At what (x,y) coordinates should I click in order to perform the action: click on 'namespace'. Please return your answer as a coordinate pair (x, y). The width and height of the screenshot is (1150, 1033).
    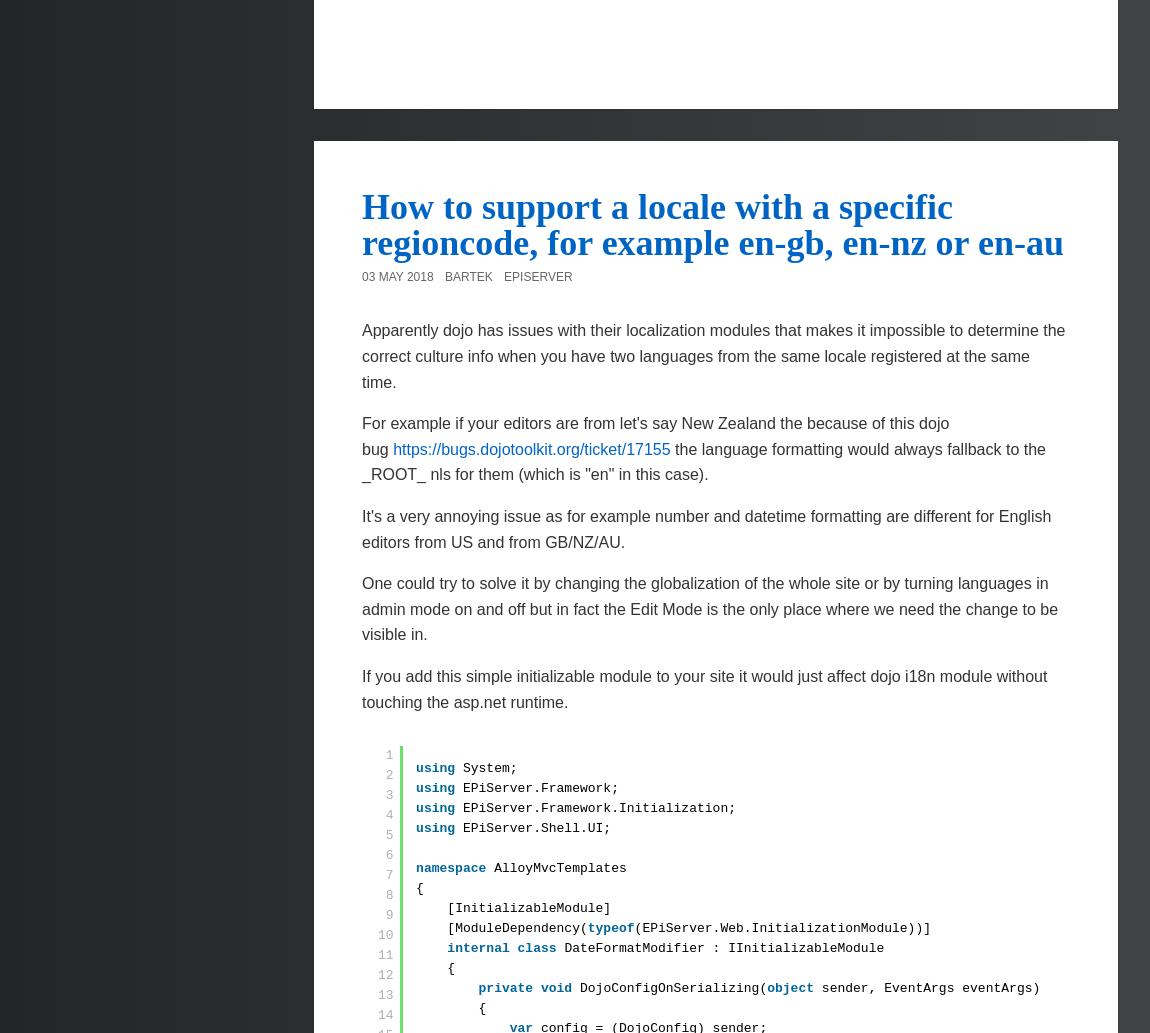
    Looking at the image, I should click on (451, 867).